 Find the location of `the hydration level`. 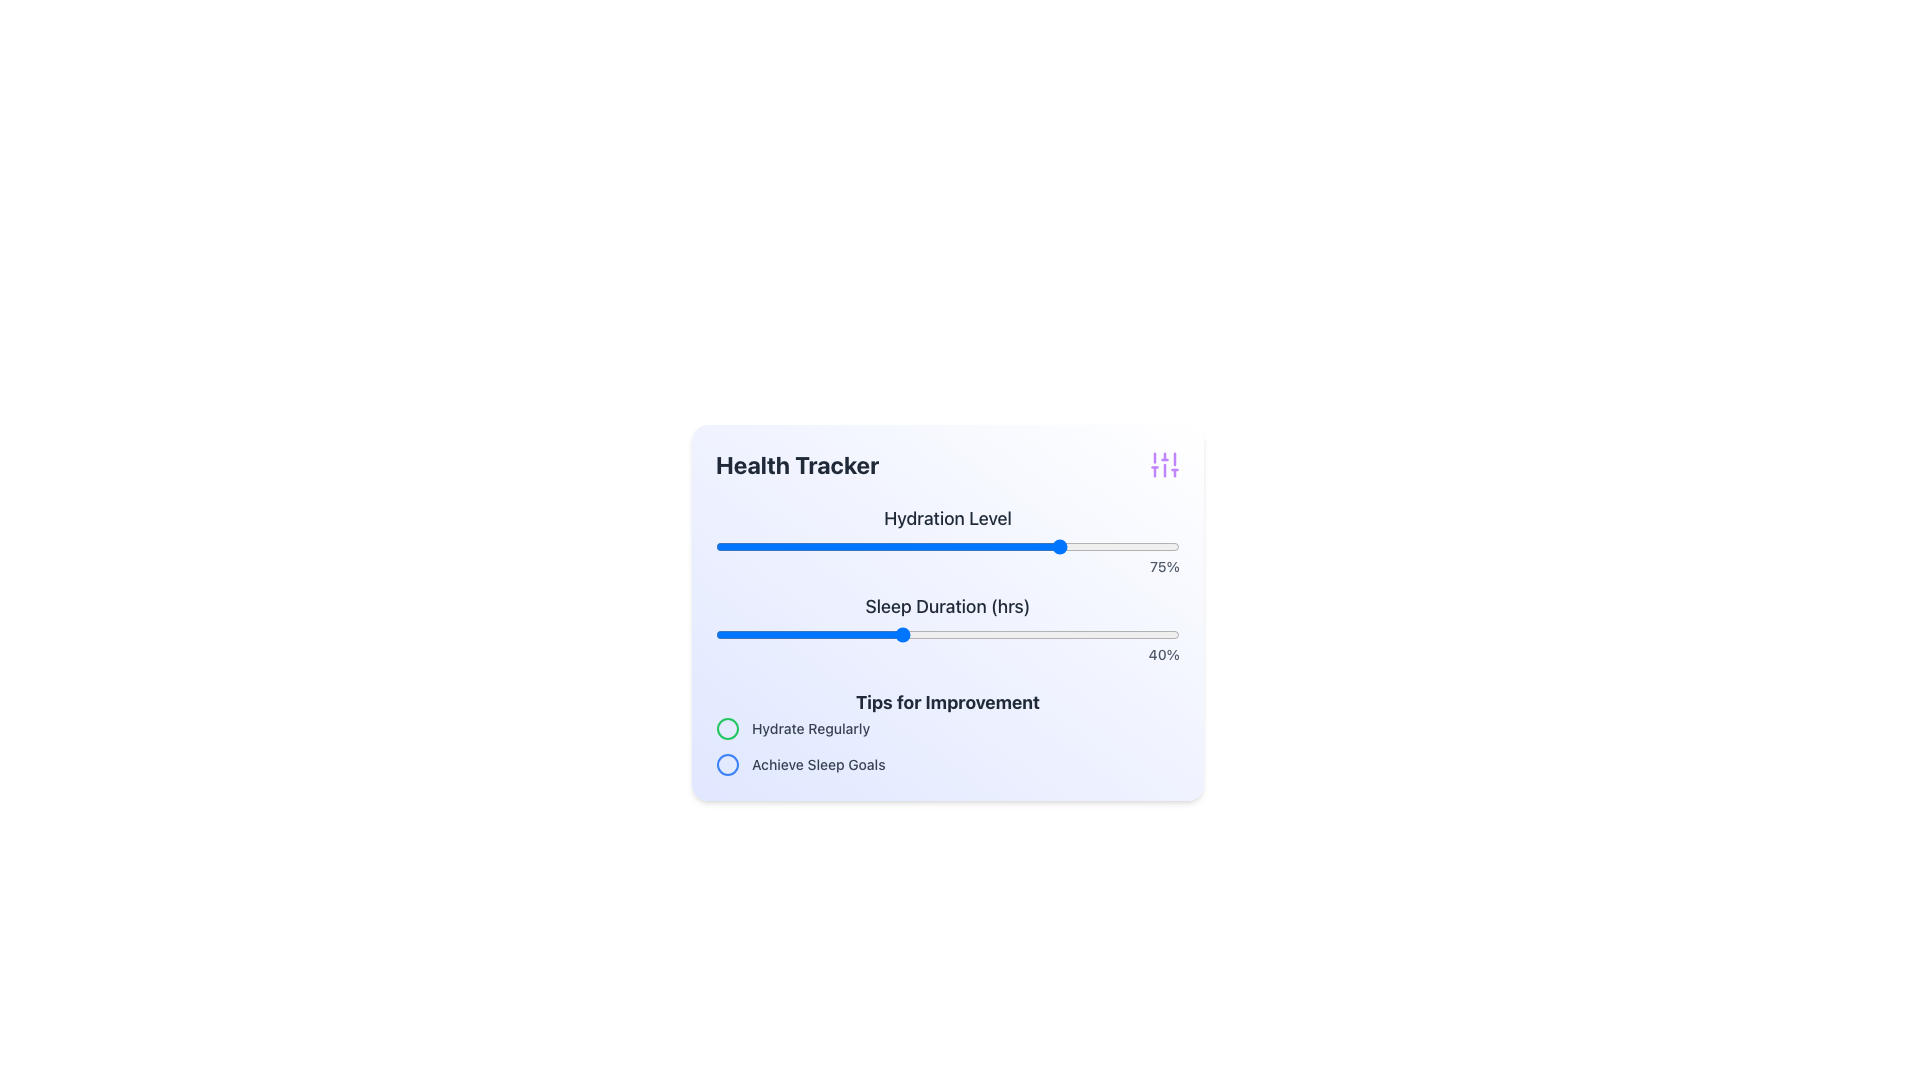

the hydration level is located at coordinates (937, 547).